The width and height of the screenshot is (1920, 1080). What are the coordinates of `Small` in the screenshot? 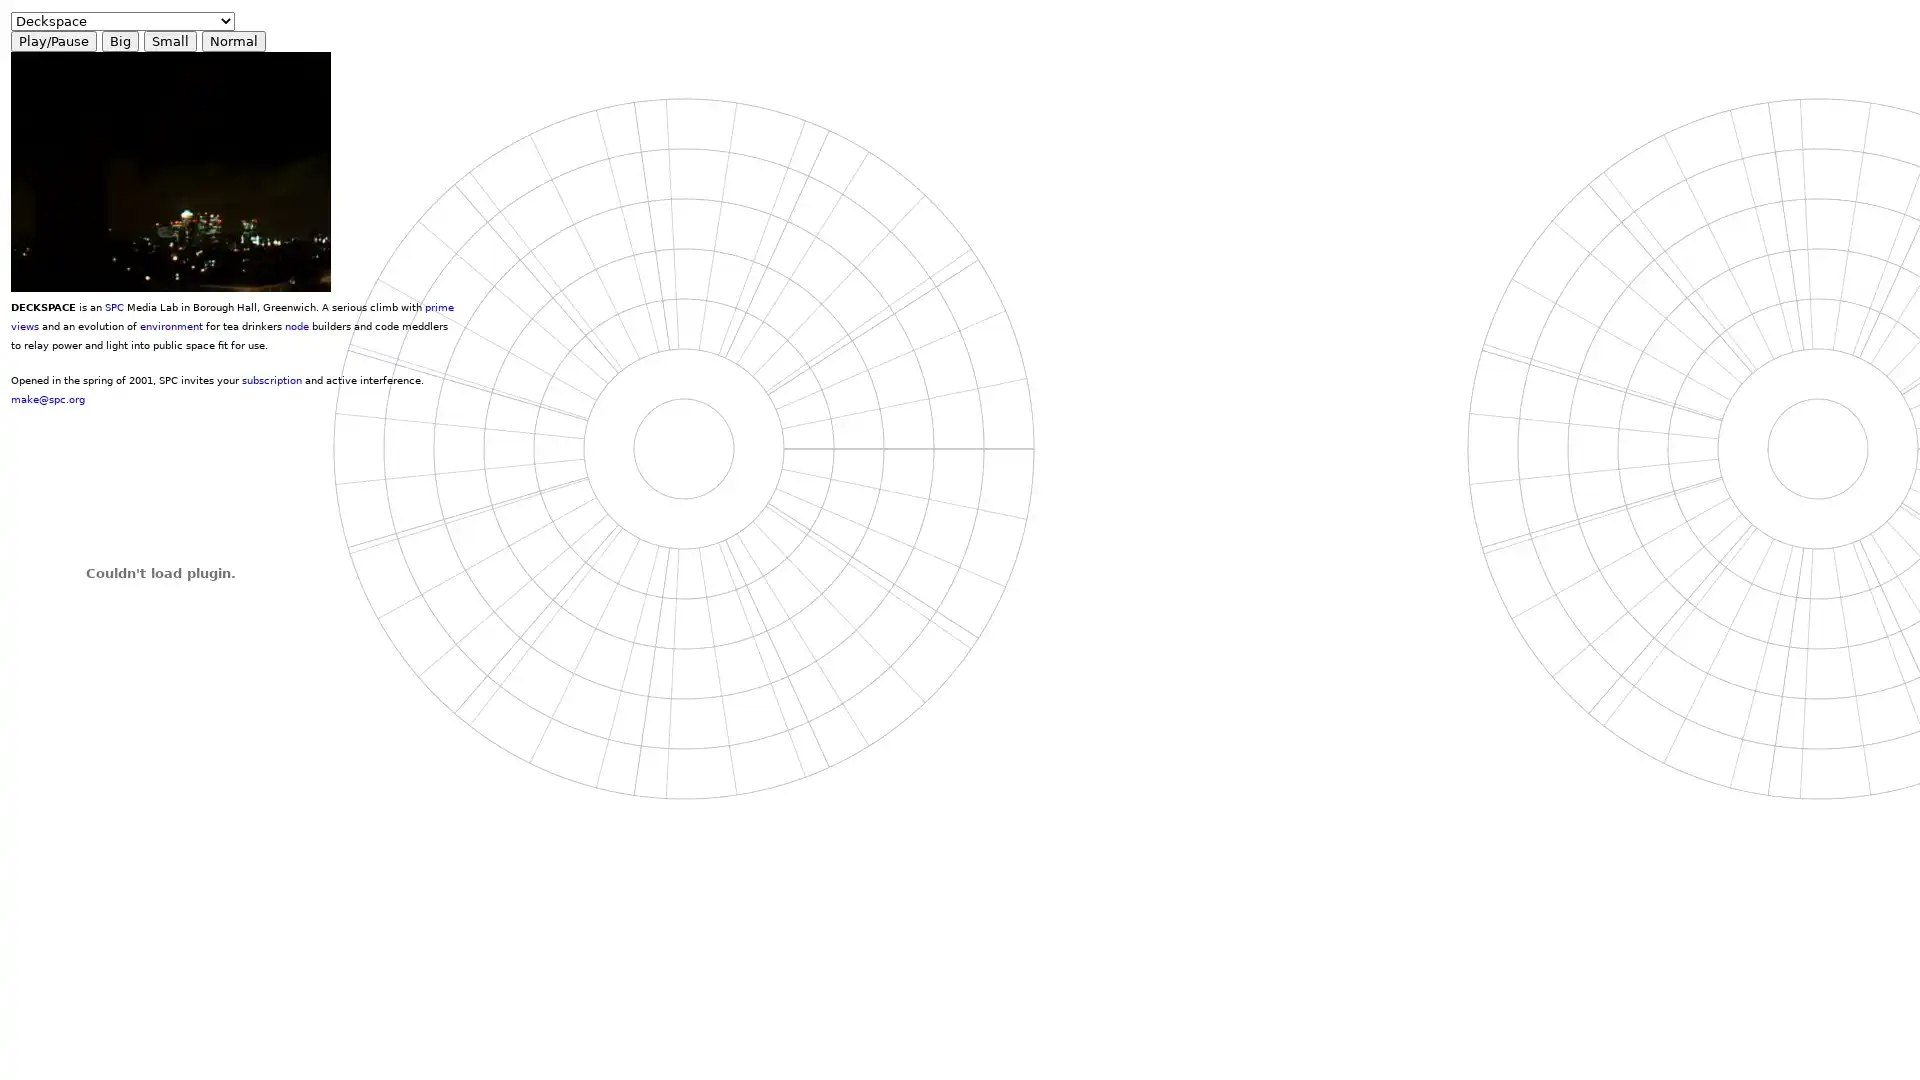 It's located at (170, 41).